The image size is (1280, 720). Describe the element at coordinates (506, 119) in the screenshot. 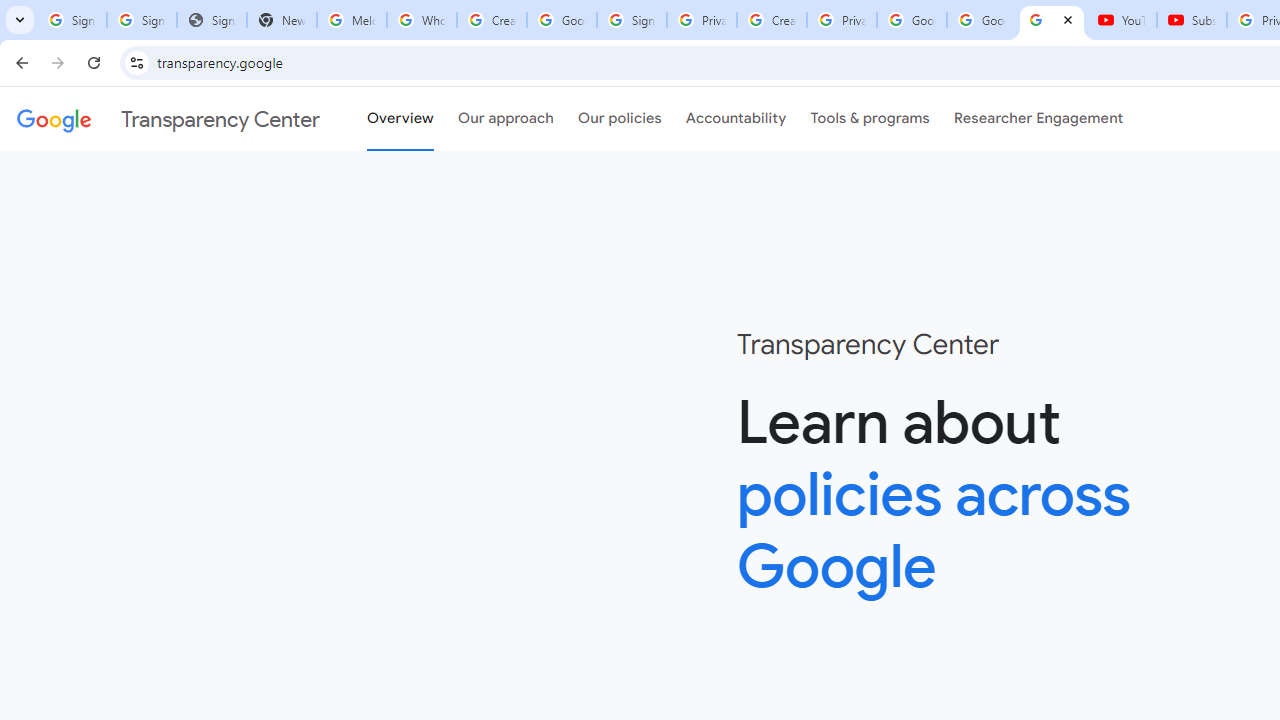

I see `'Our approach'` at that location.